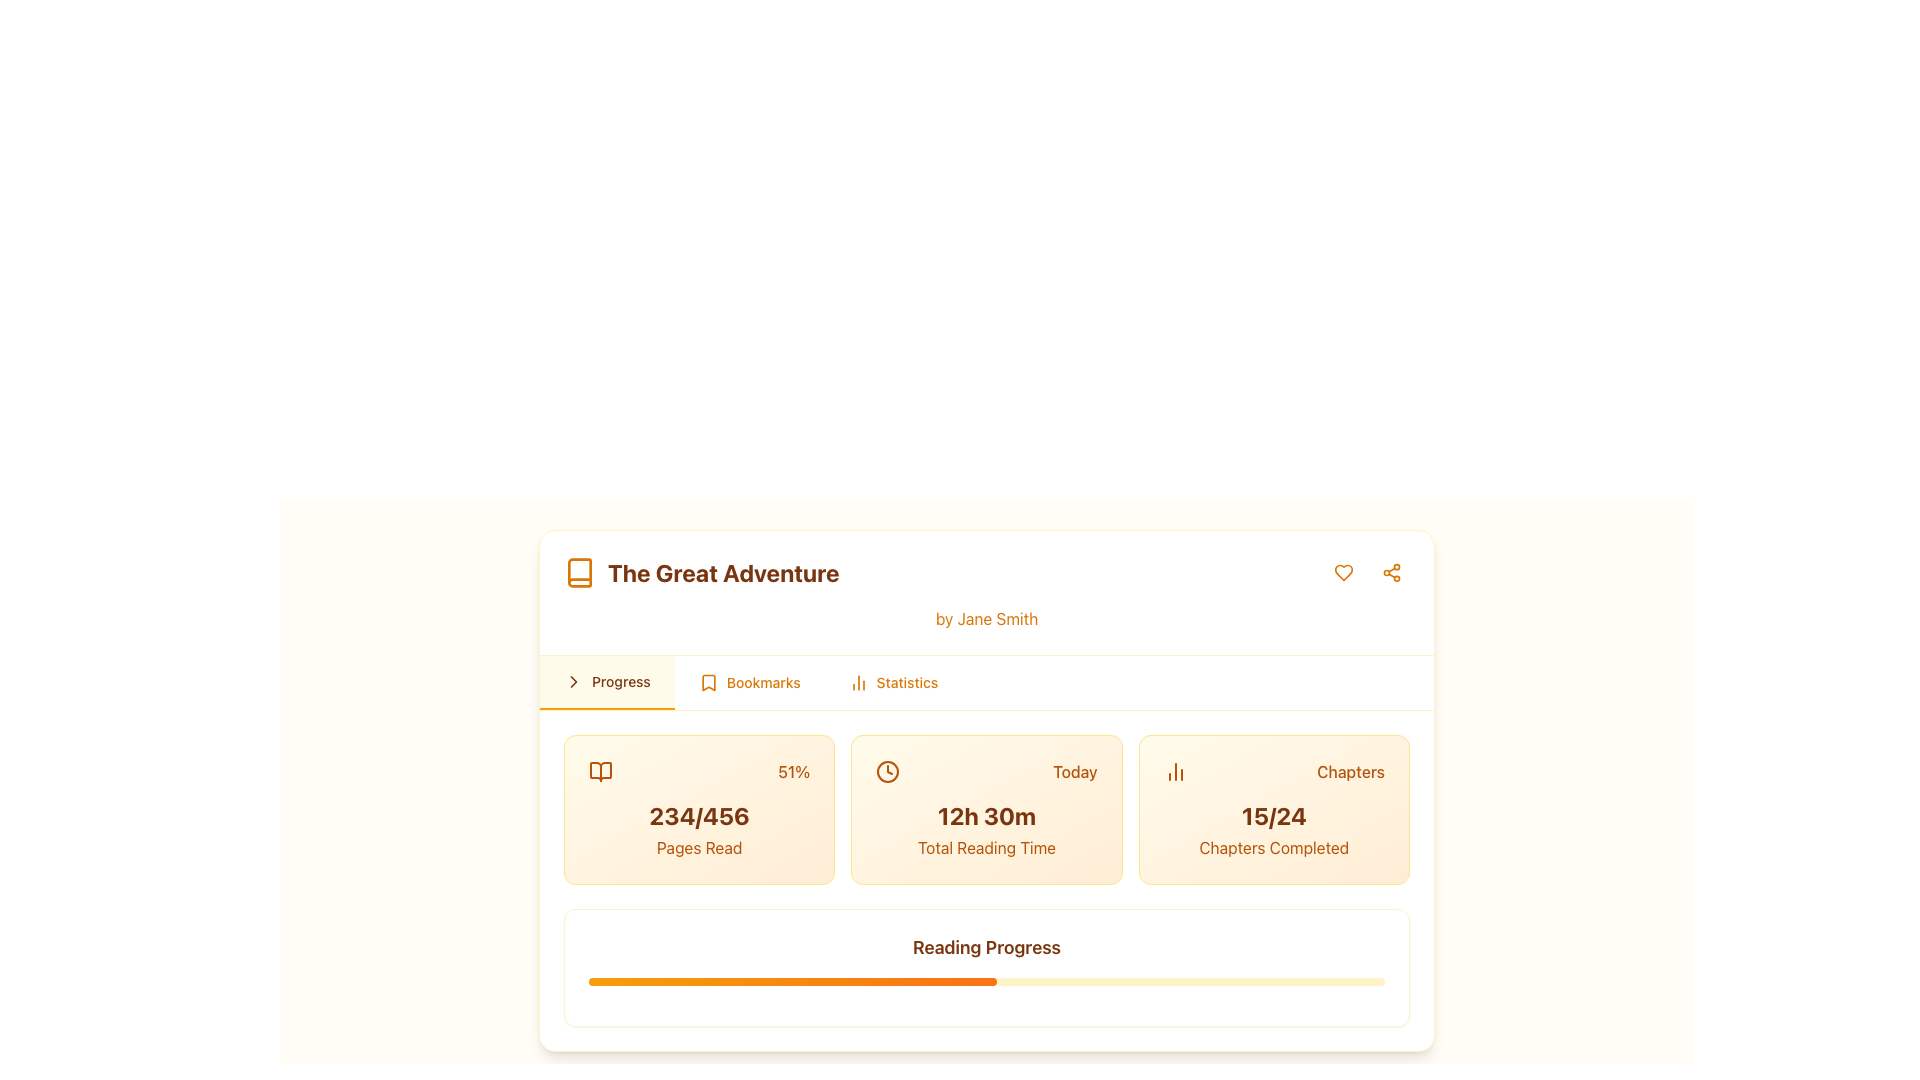 The width and height of the screenshot is (1920, 1080). I want to click on the descriptive Text label located at the bottom of the rectangular card in the second column of progress statistics, which clarifies the meaning of the associated numerical values, so click(699, 848).